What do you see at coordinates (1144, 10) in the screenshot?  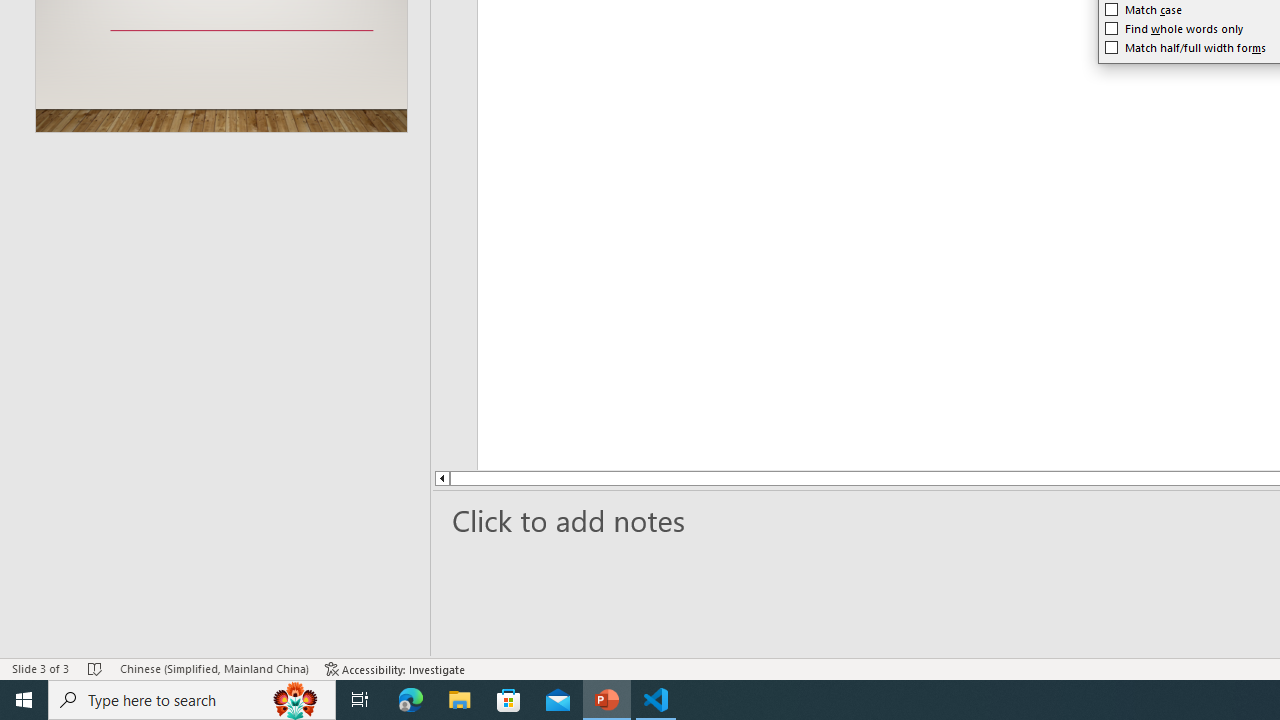 I see `'Match case'` at bounding box center [1144, 10].